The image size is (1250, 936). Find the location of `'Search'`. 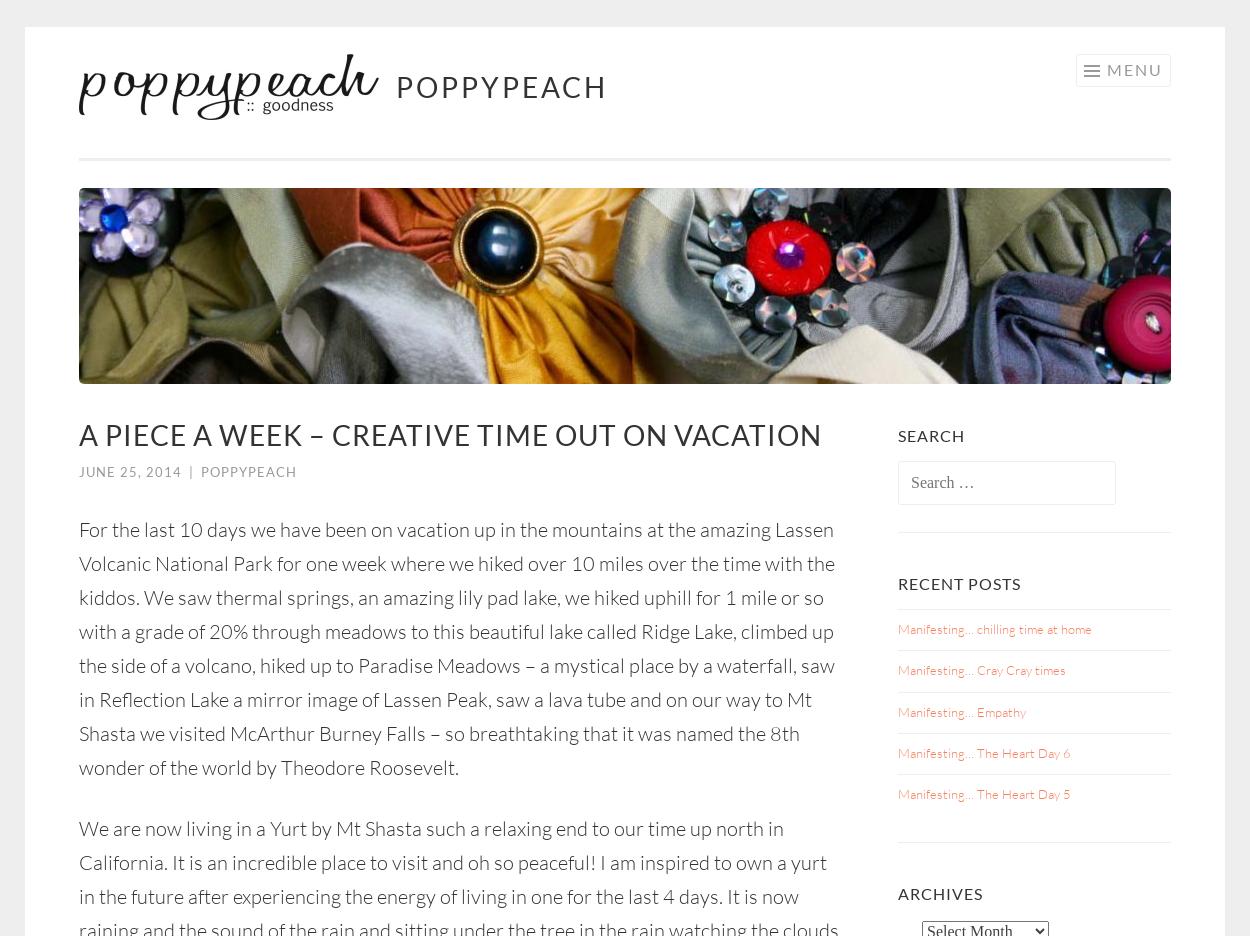

'Search' is located at coordinates (898, 435).